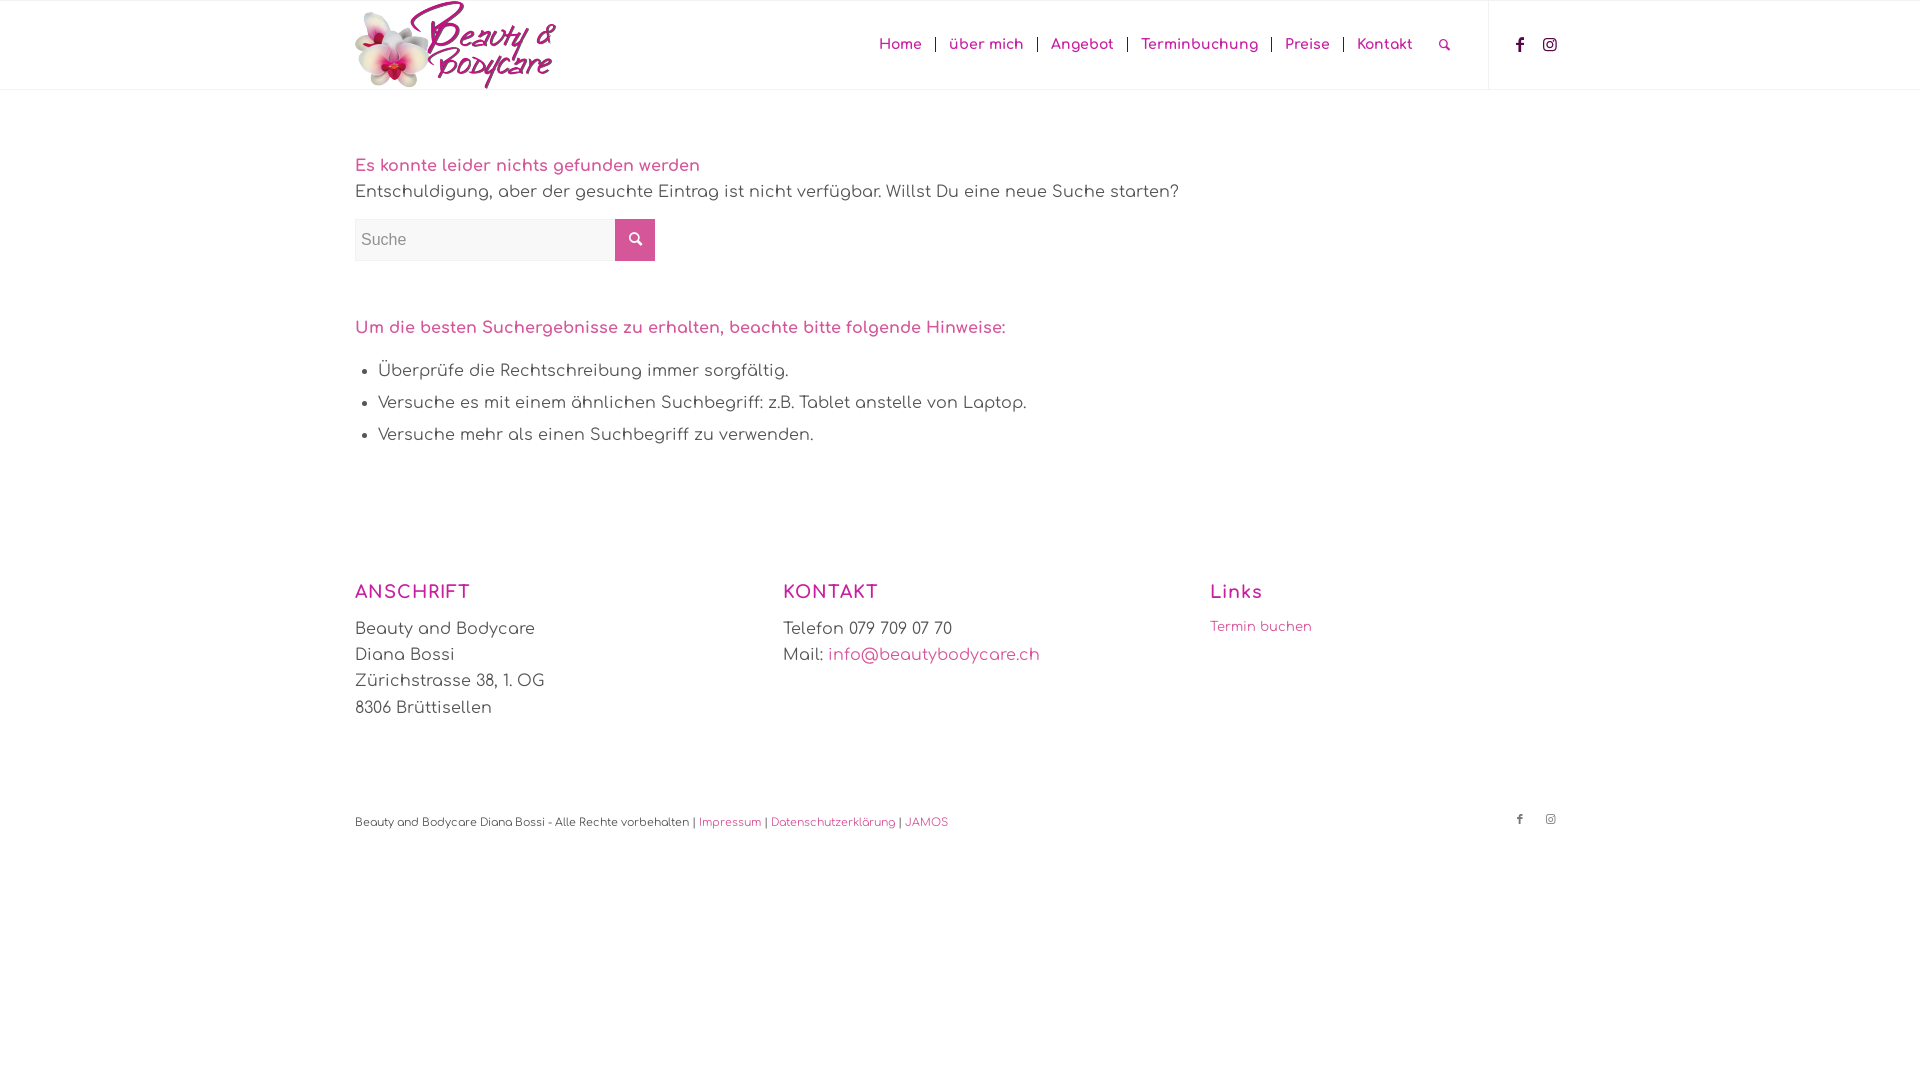 The height and width of the screenshot is (1080, 1920). Describe the element at coordinates (1080, 45) in the screenshot. I see `'Angebot'` at that location.